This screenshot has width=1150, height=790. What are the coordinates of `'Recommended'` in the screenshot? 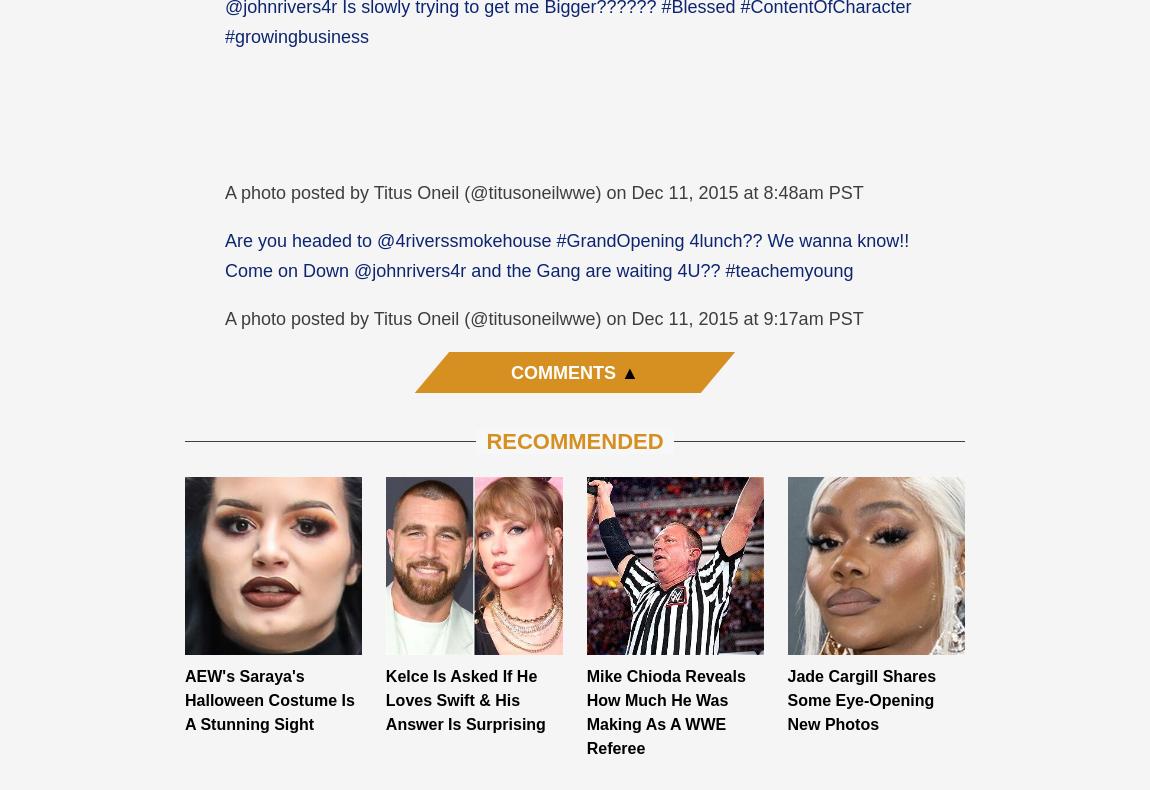 It's located at (574, 439).